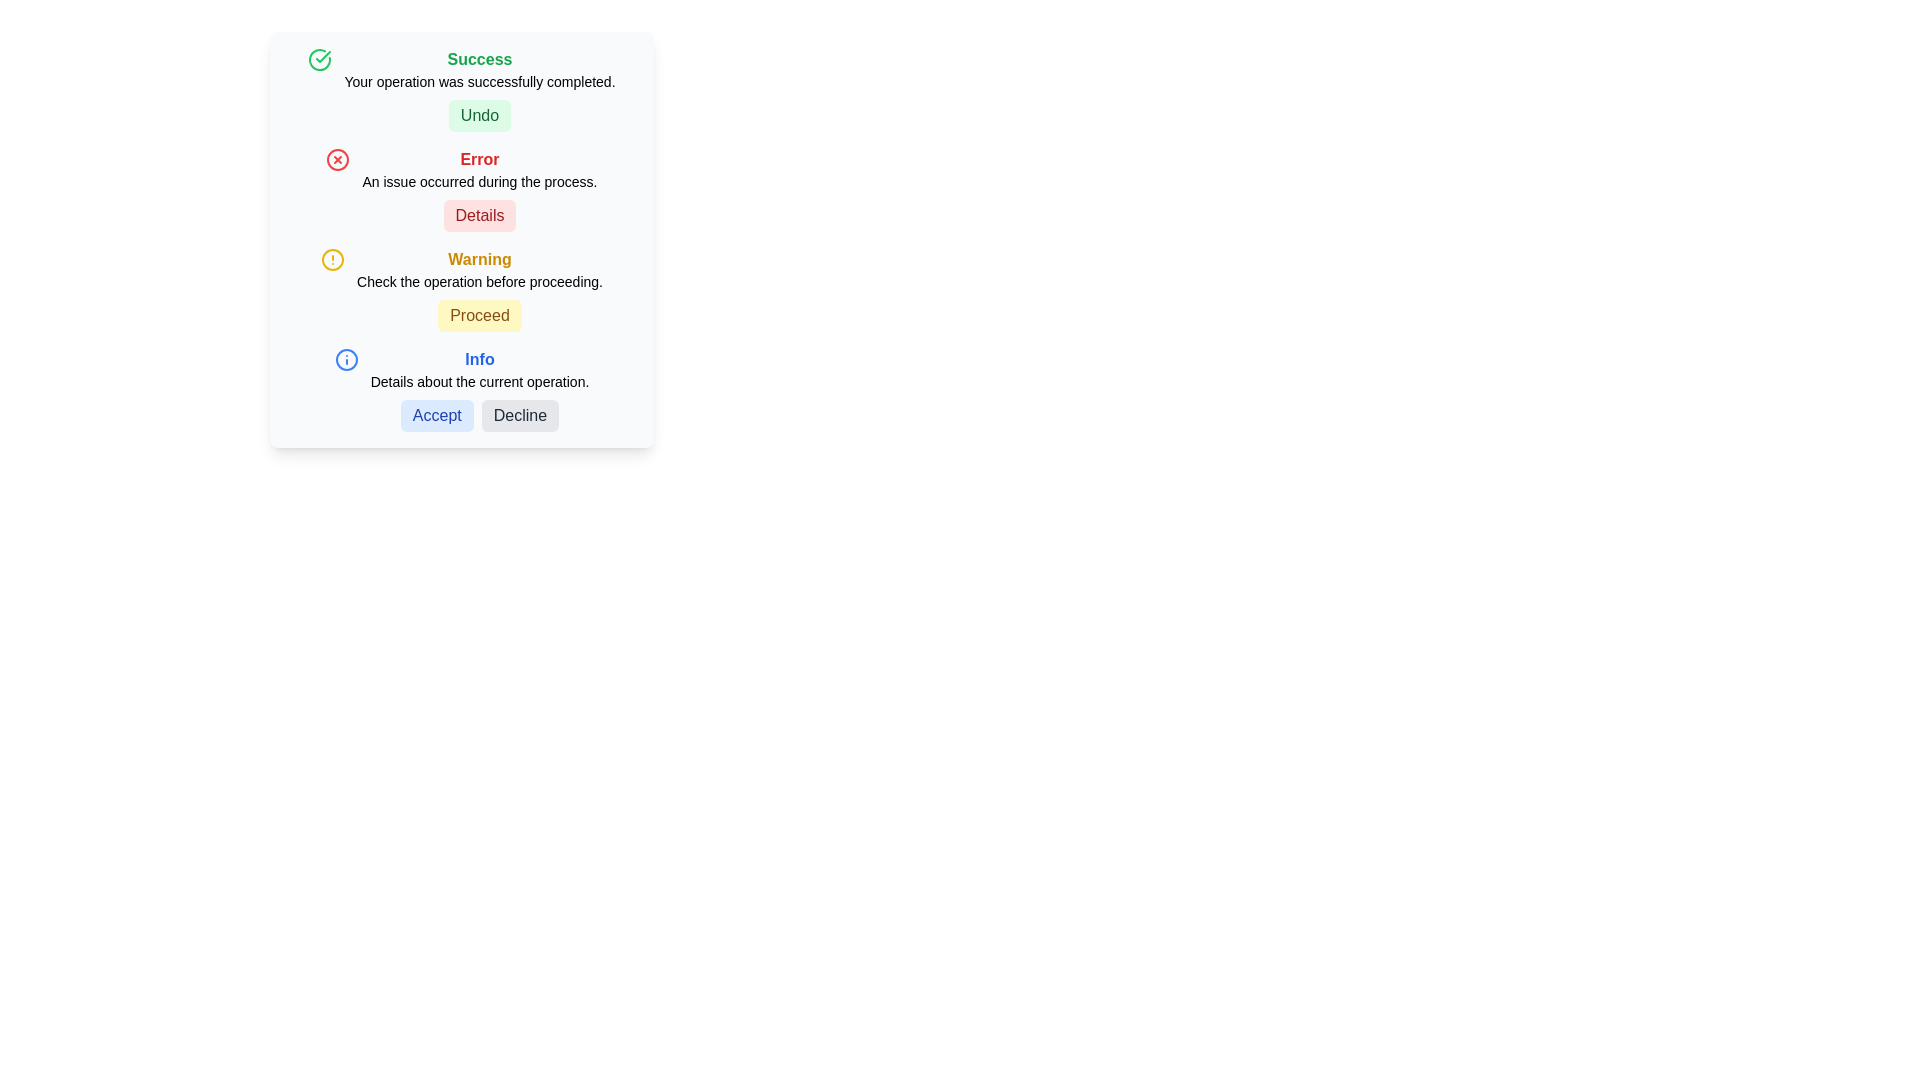 The width and height of the screenshot is (1920, 1080). What do you see at coordinates (332, 258) in the screenshot?
I see `the uppermost shape of the 'Warning' icon, which visually indicates a cautionary message to the user` at bounding box center [332, 258].